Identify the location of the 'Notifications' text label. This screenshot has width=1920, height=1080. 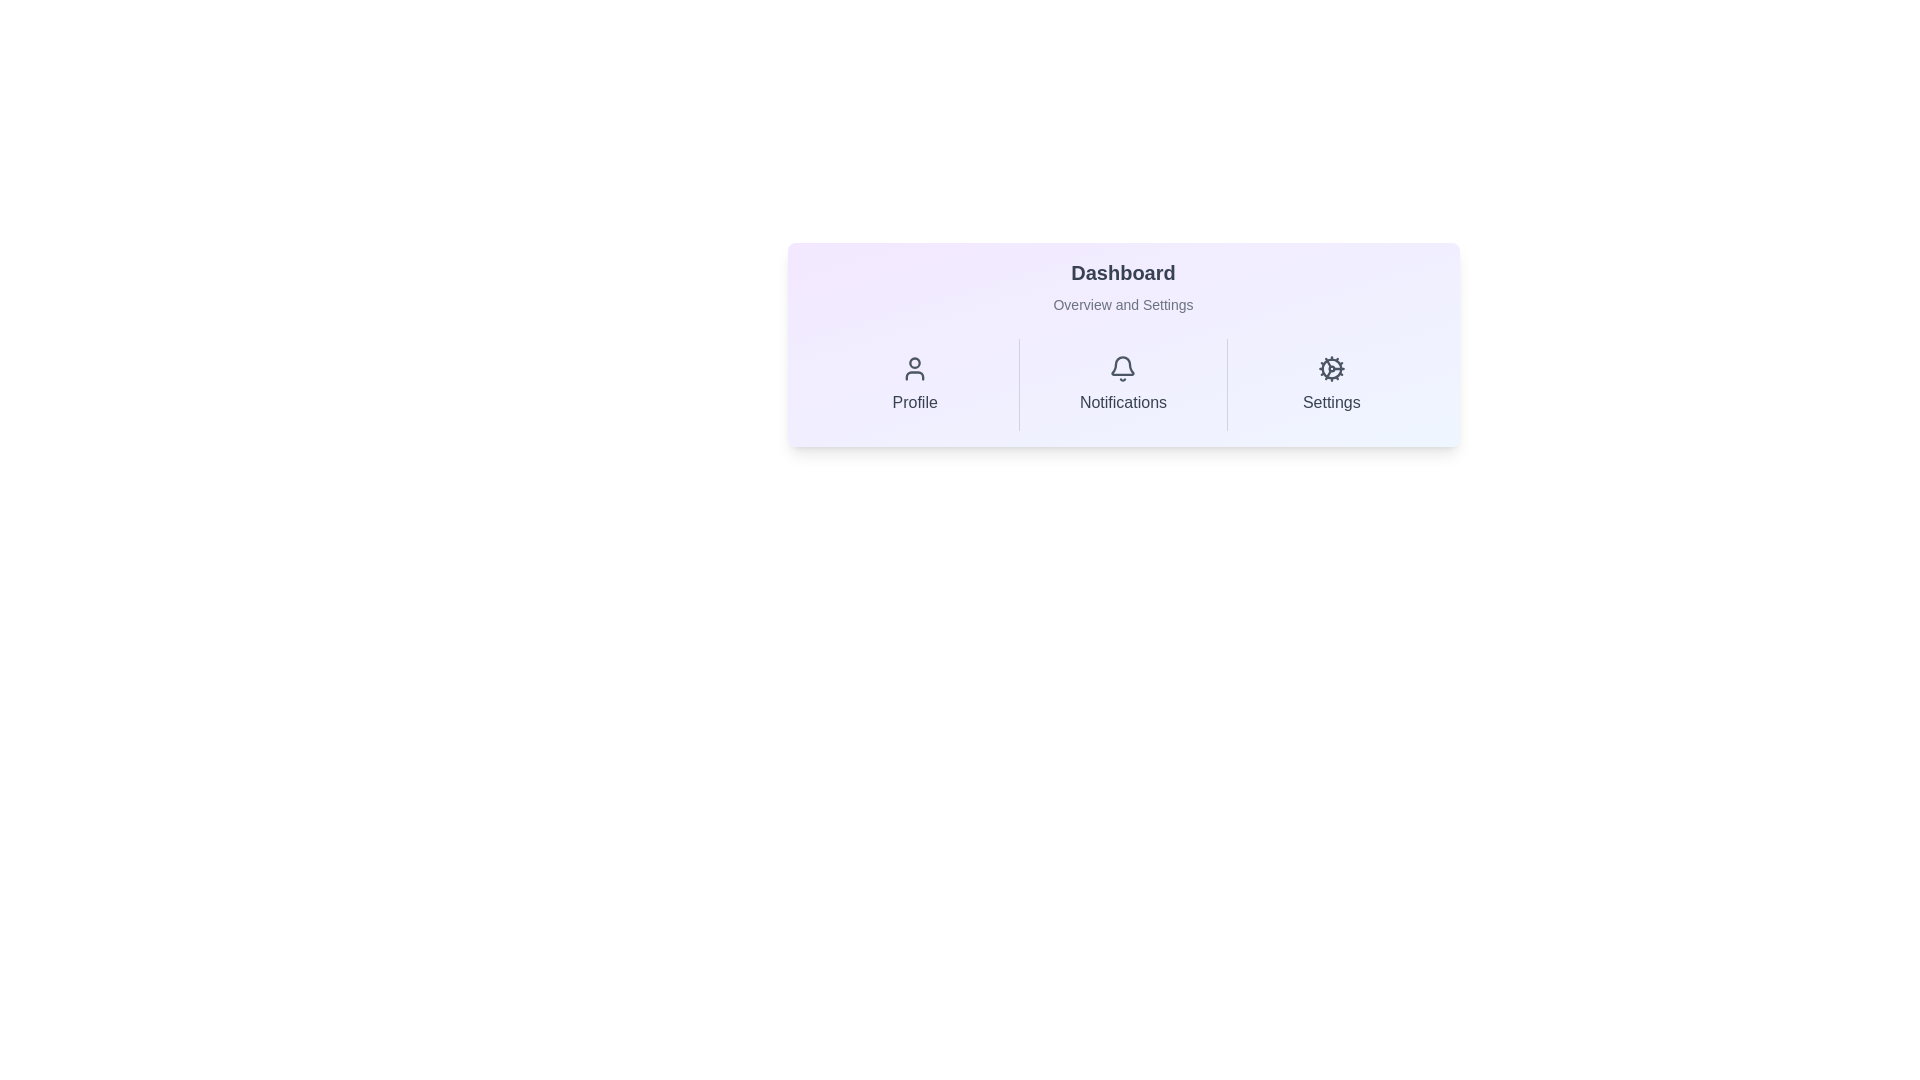
(1123, 402).